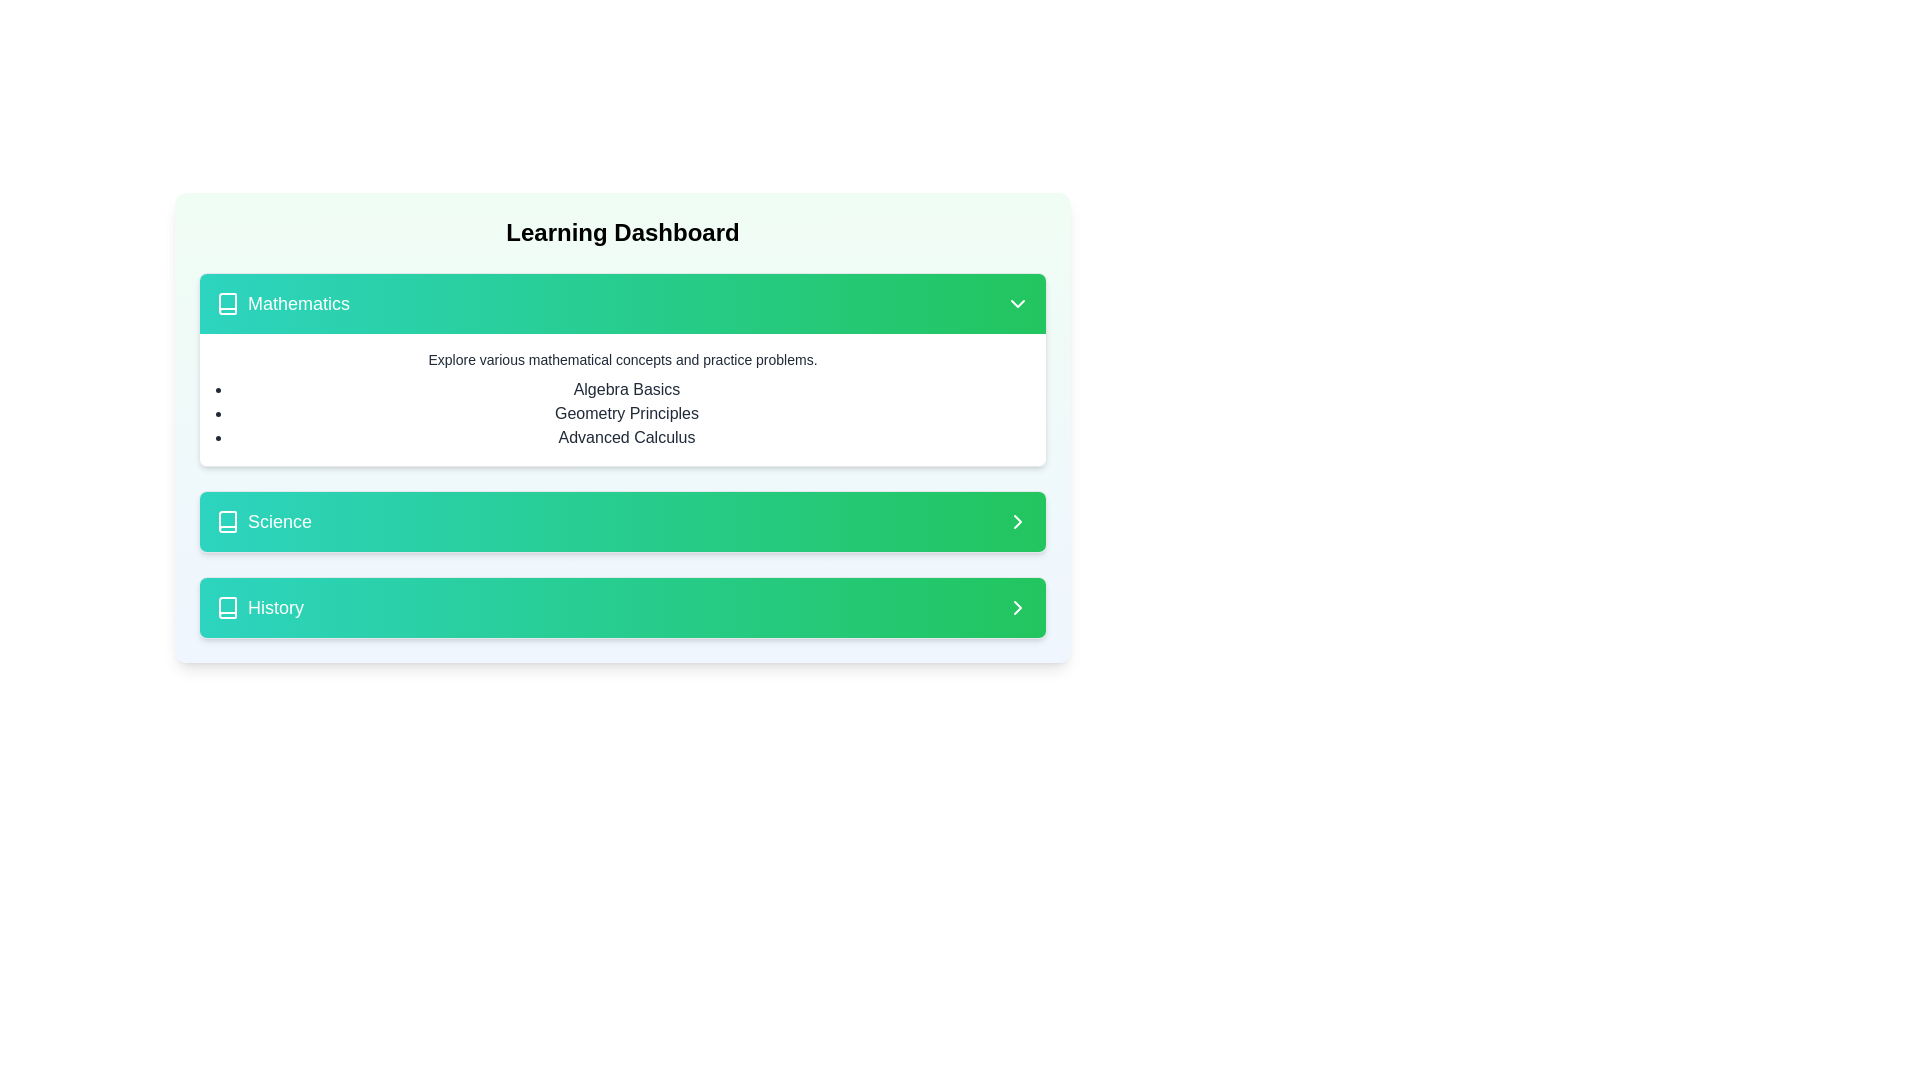 The image size is (1920, 1080). I want to click on the Text heading (H1 or H2 styled) at the top center of the dashboard interface to interact with the main content area, so click(622, 231).